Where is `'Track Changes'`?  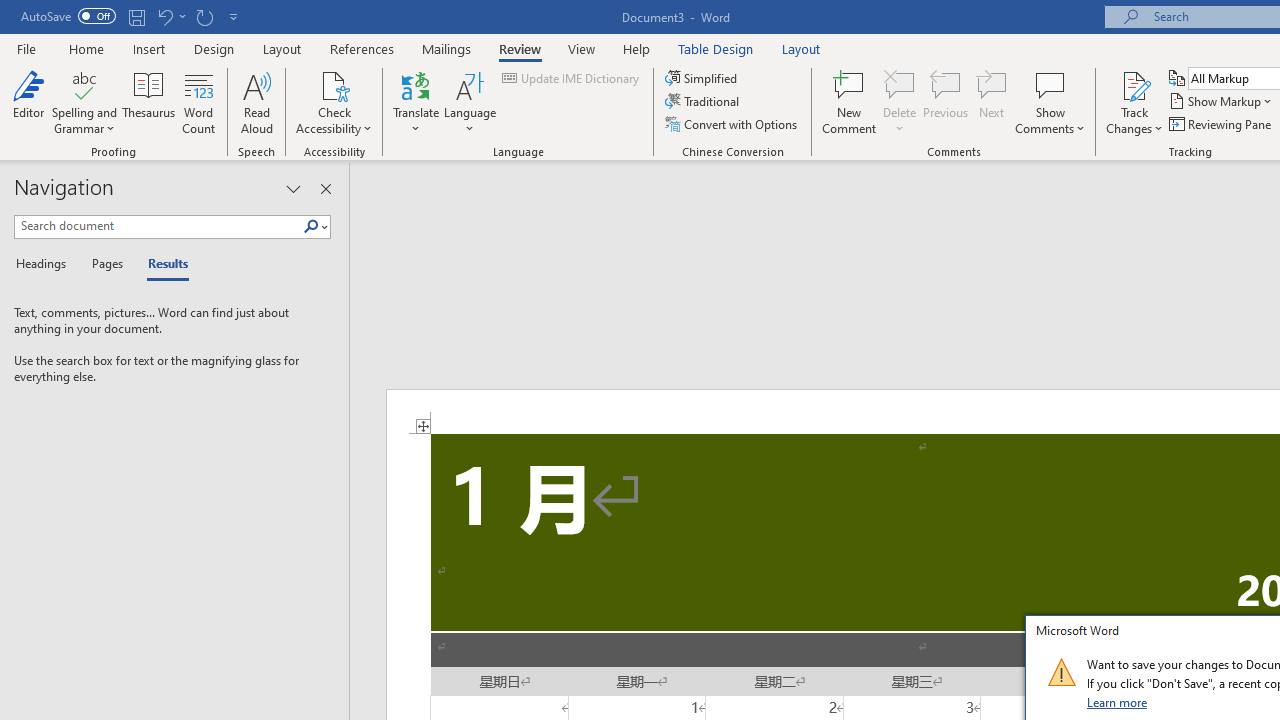
'Track Changes' is located at coordinates (1134, 103).